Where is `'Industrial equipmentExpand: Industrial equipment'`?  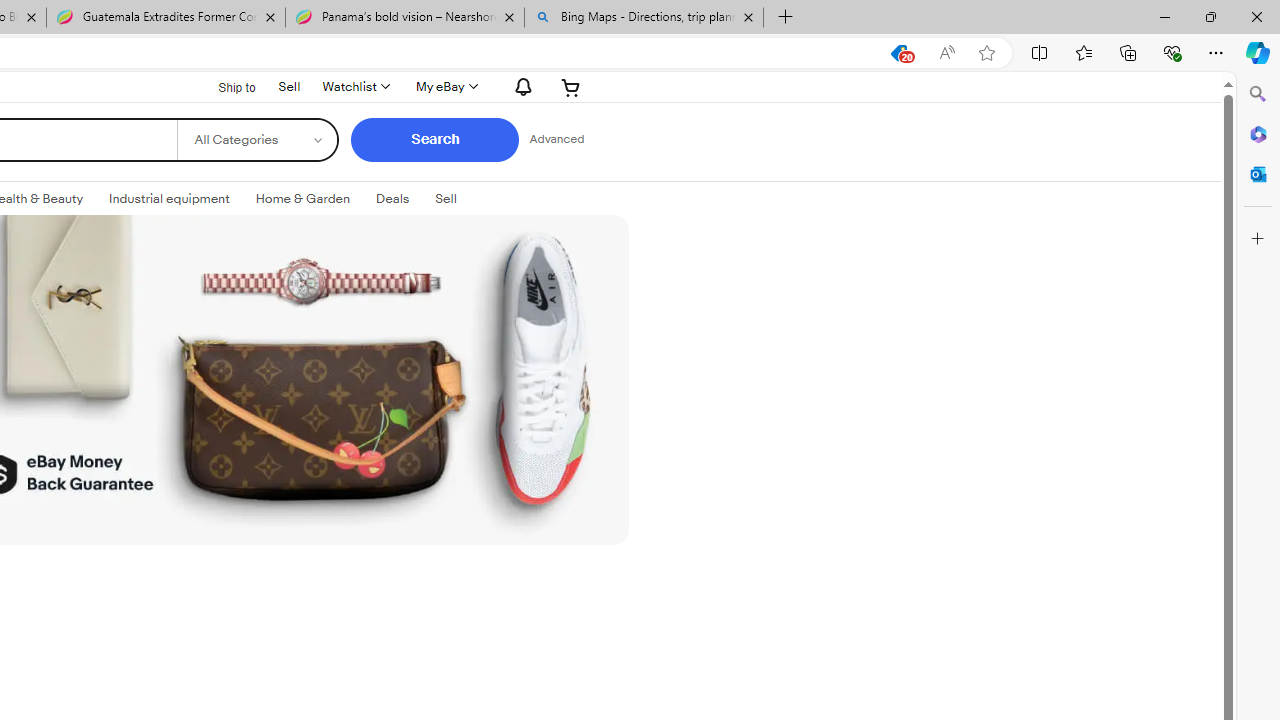
'Industrial equipmentExpand: Industrial equipment' is located at coordinates (169, 199).